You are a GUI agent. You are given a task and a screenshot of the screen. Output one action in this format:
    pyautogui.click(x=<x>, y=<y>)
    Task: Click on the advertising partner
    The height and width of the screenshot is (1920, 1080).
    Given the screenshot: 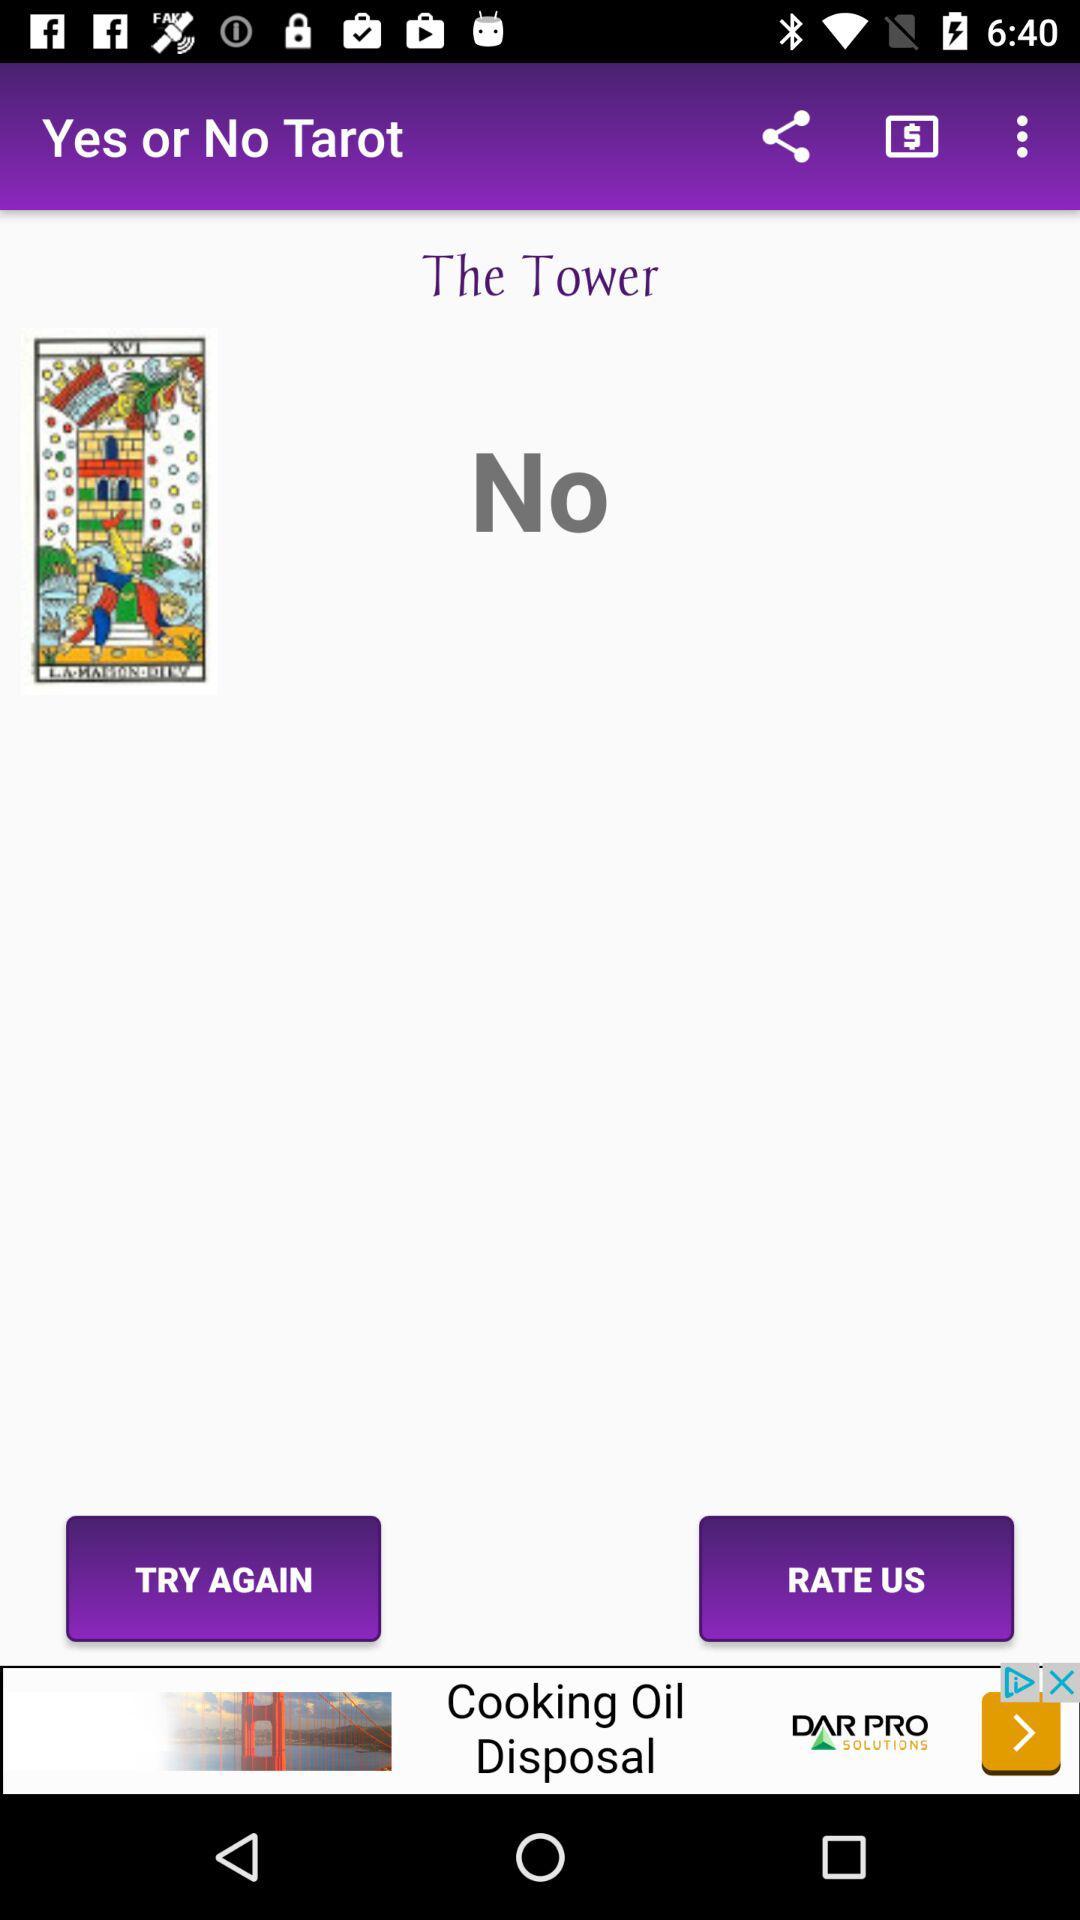 What is the action you would take?
    pyautogui.click(x=540, y=1727)
    